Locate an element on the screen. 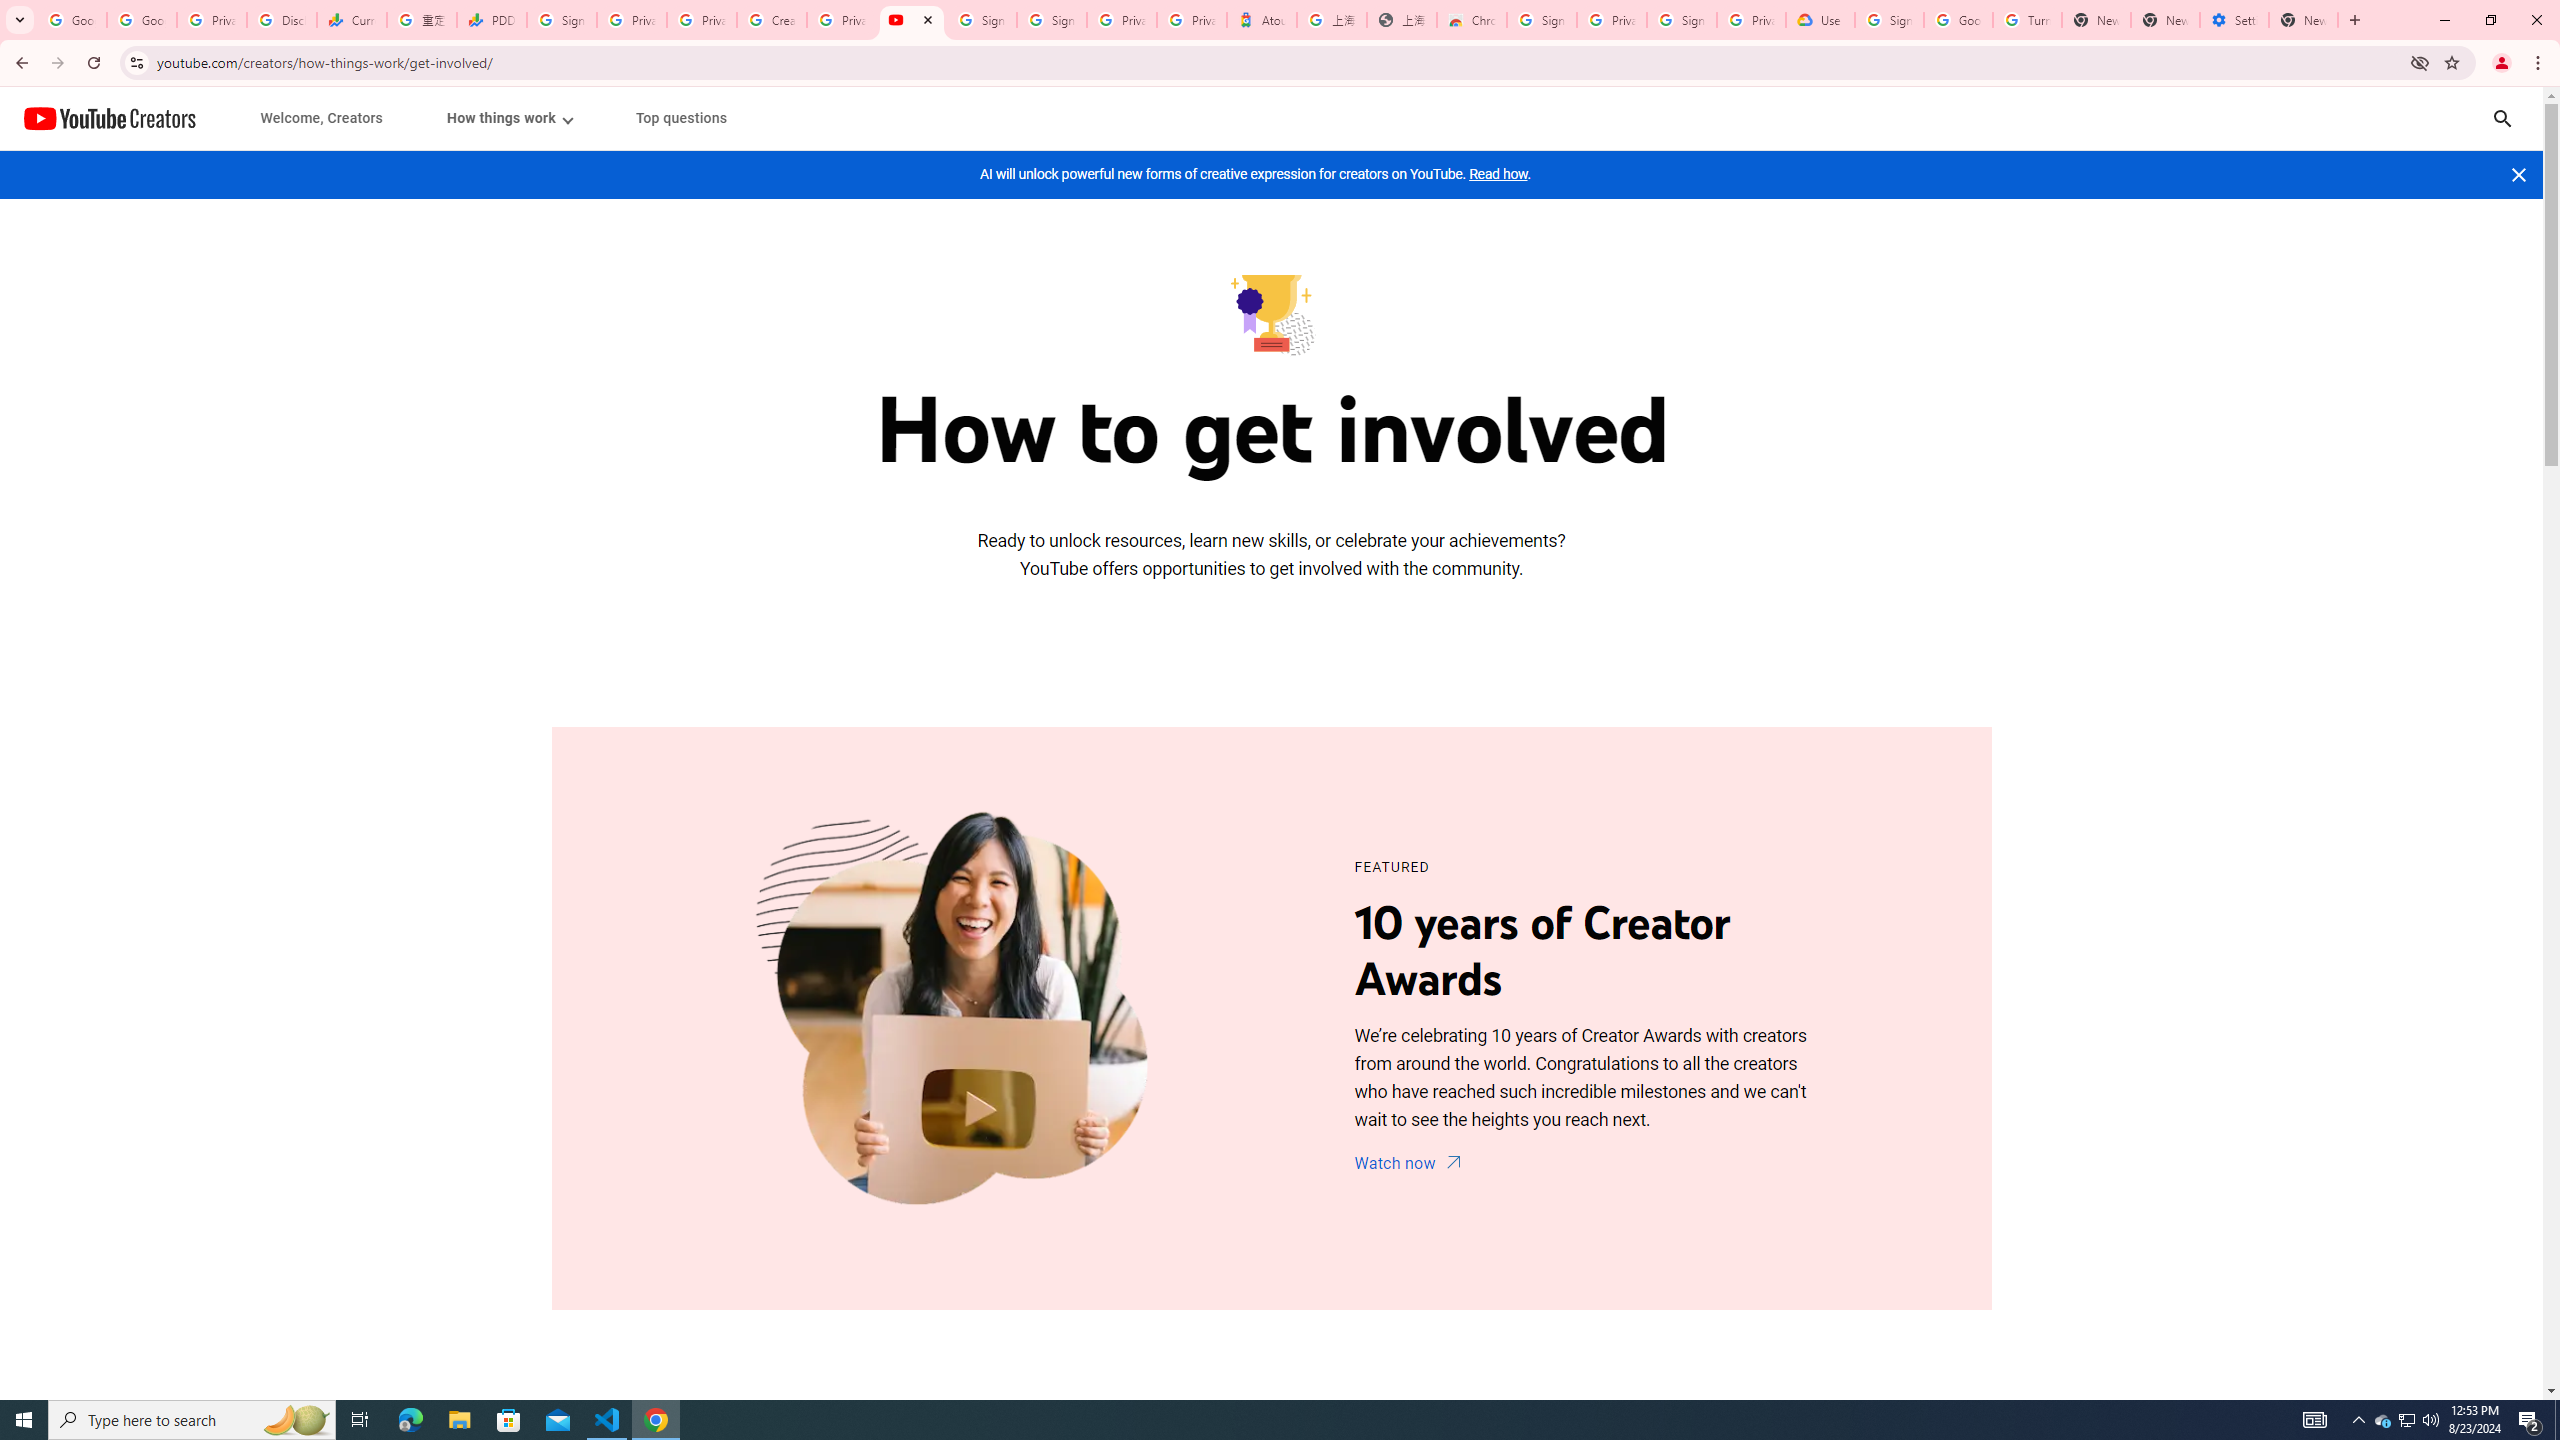 This screenshot has width=2560, height=1440. 'Content Creator Programs & Opportunities - YouTube Creators' is located at coordinates (910, 19).